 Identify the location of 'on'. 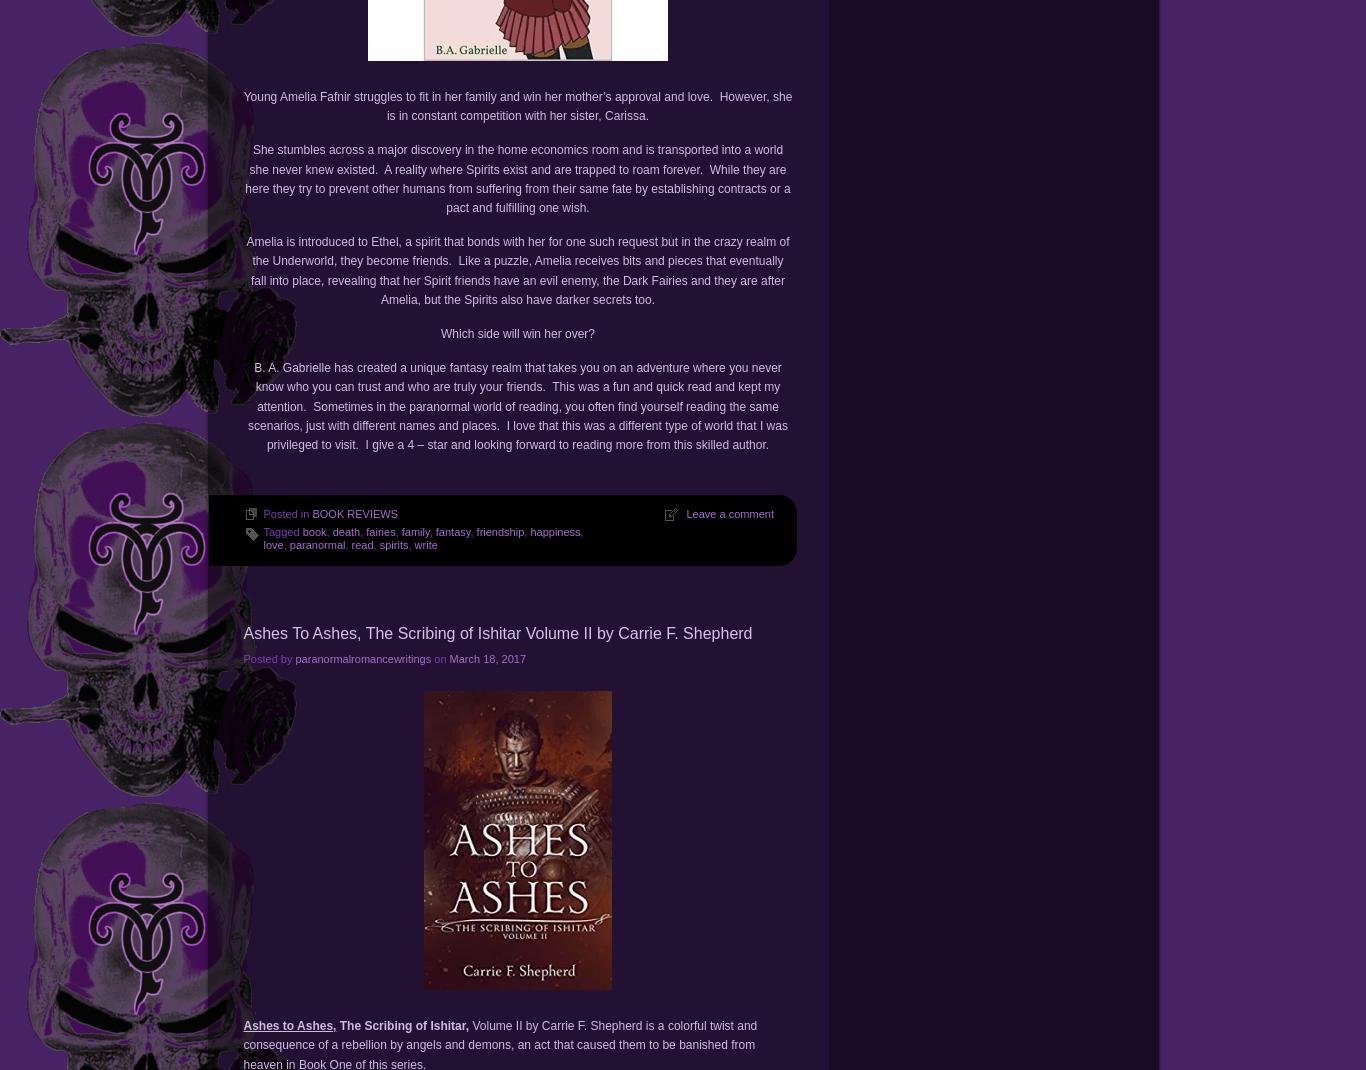
(438, 658).